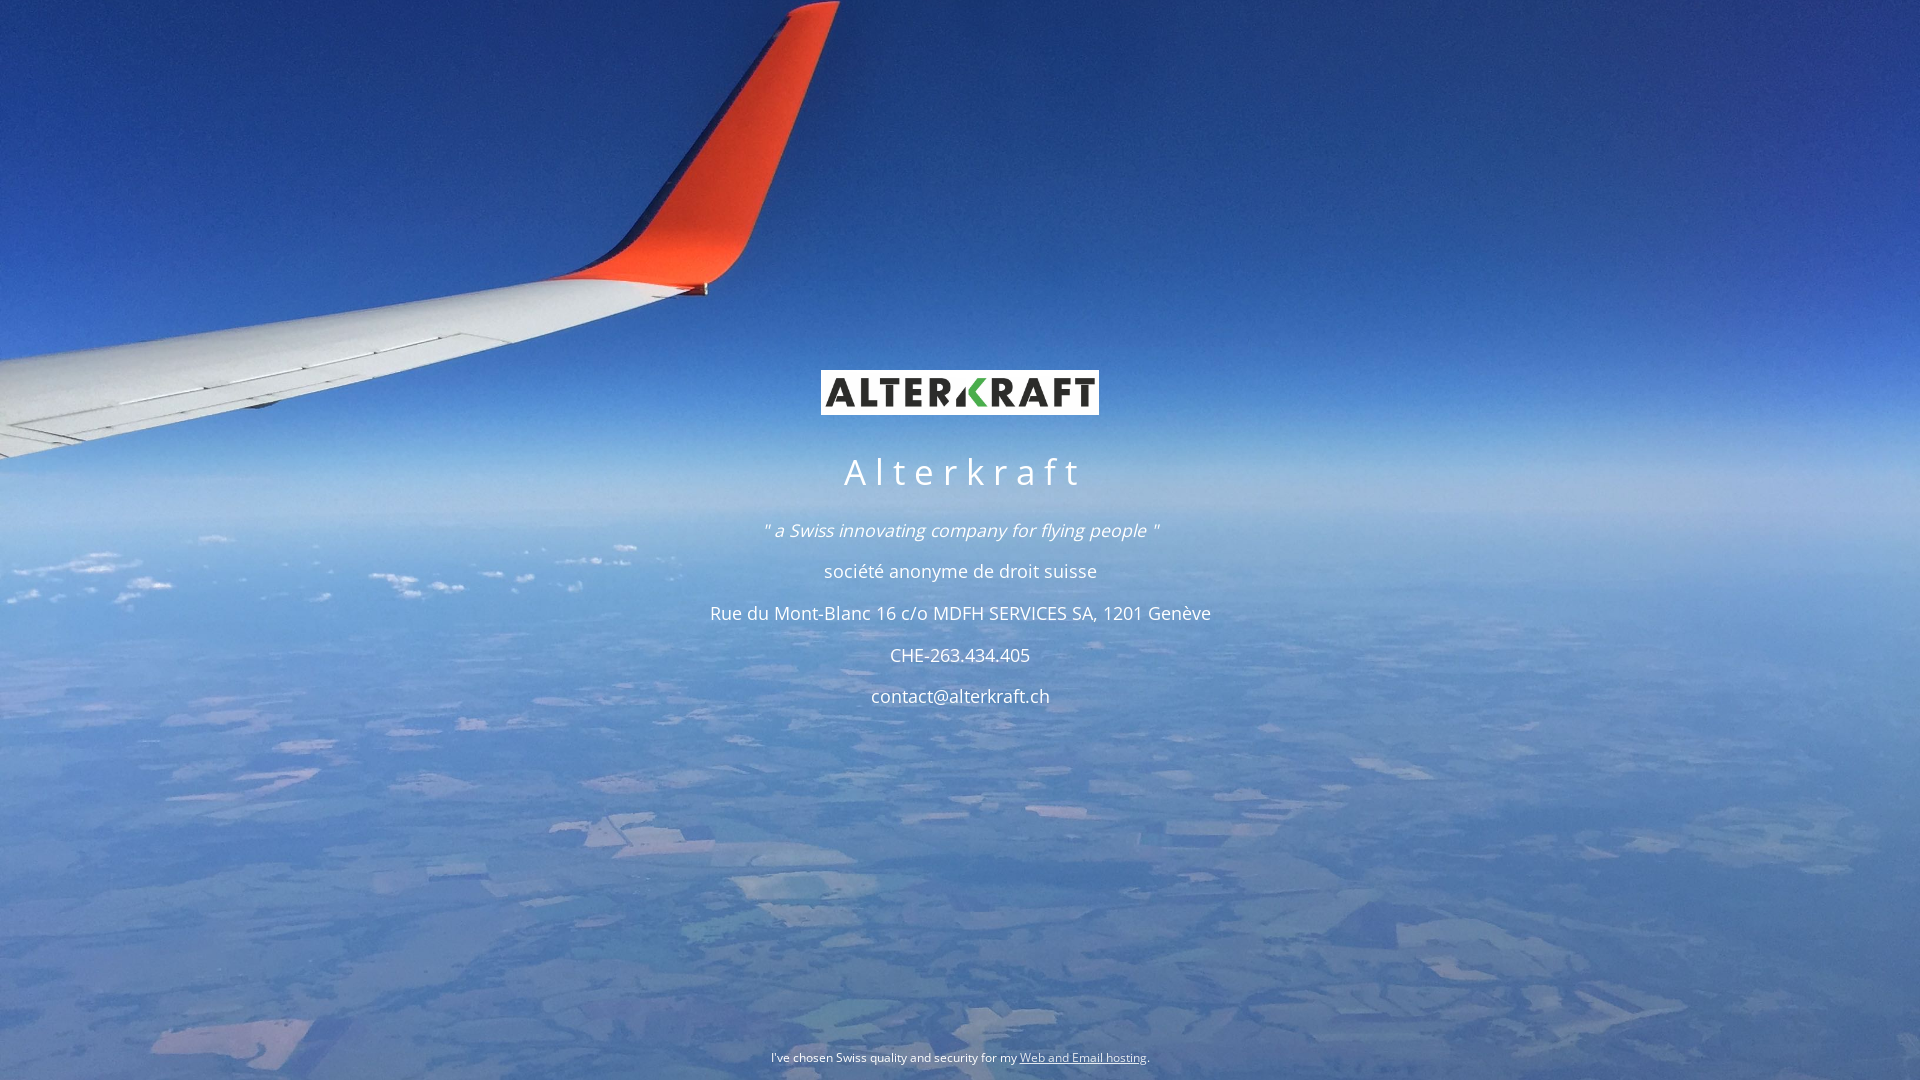 The height and width of the screenshot is (1080, 1920). What do you see at coordinates (1082, 1056) in the screenshot?
I see `'Web and Email hosting'` at bounding box center [1082, 1056].